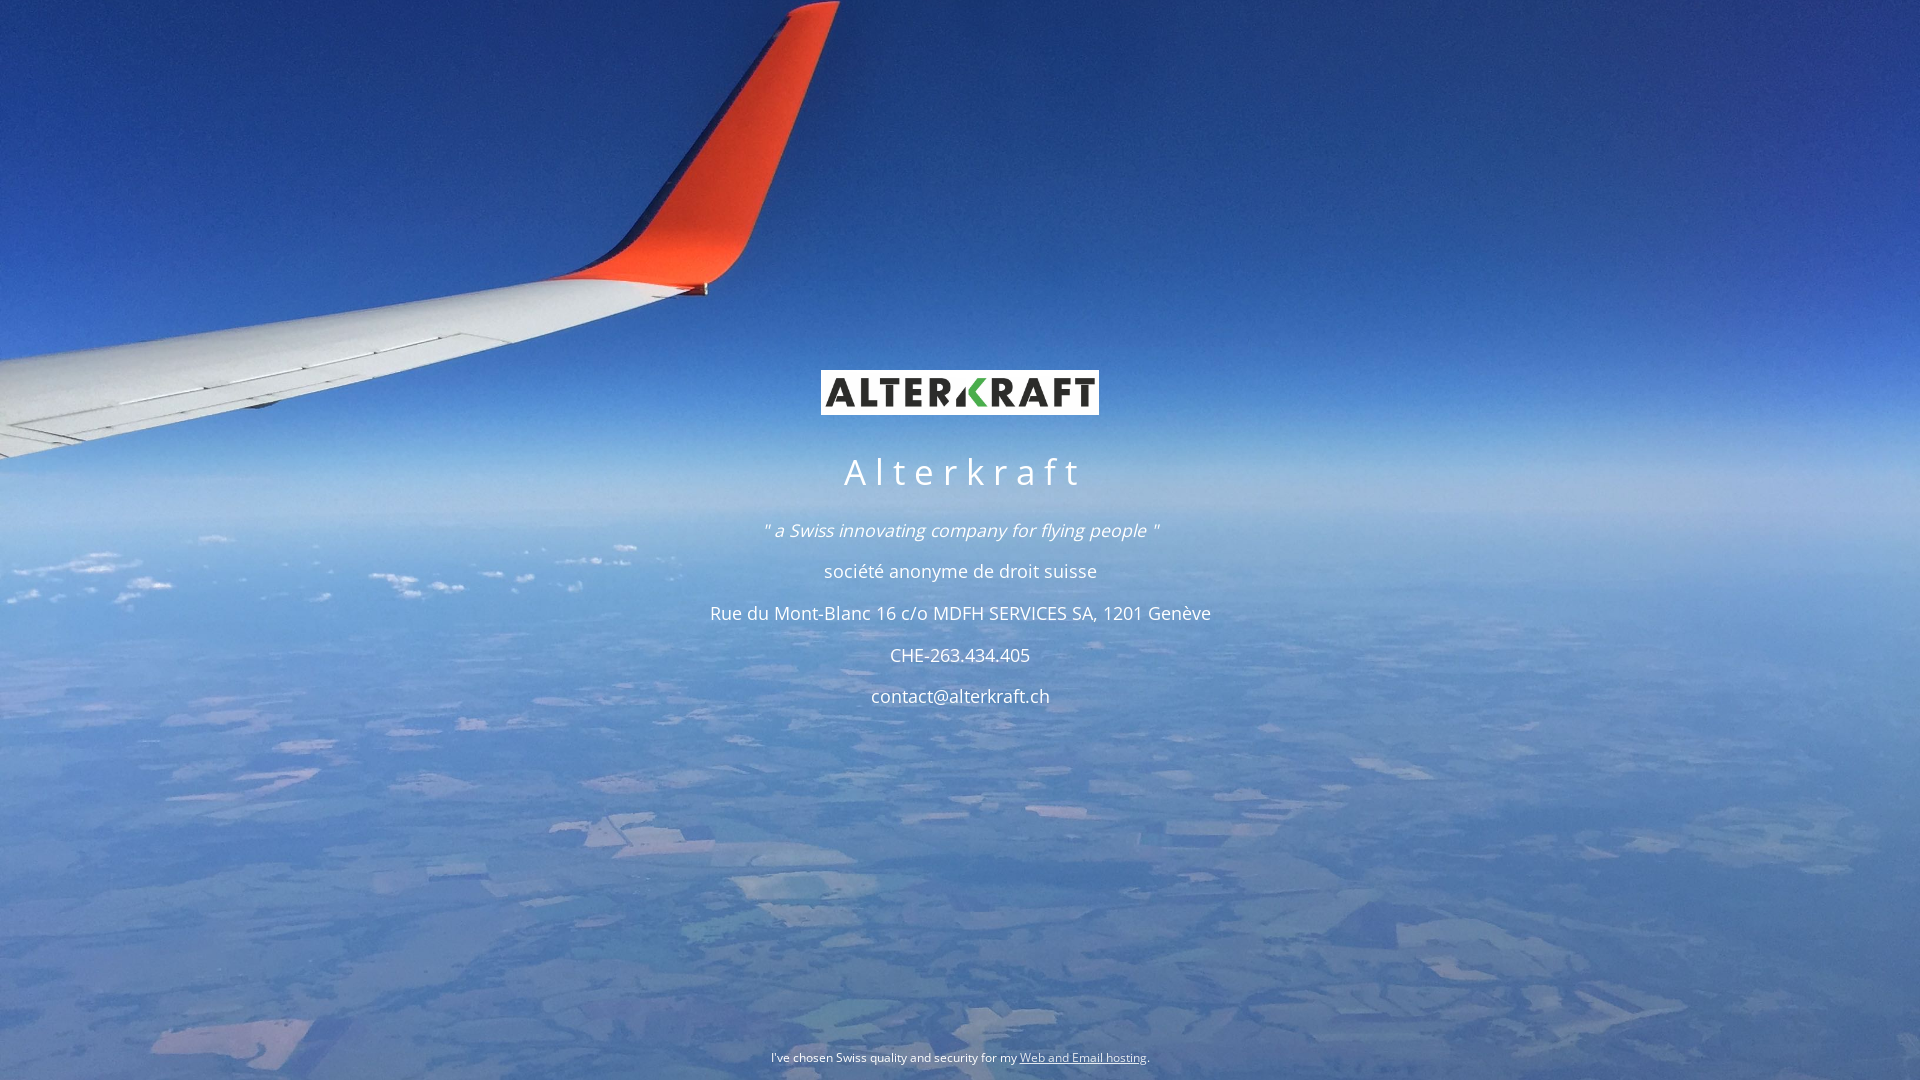 The height and width of the screenshot is (1080, 1920). What do you see at coordinates (1082, 1056) in the screenshot?
I see `'Web and Email hosting'` at bounding box center [1082, 1056].